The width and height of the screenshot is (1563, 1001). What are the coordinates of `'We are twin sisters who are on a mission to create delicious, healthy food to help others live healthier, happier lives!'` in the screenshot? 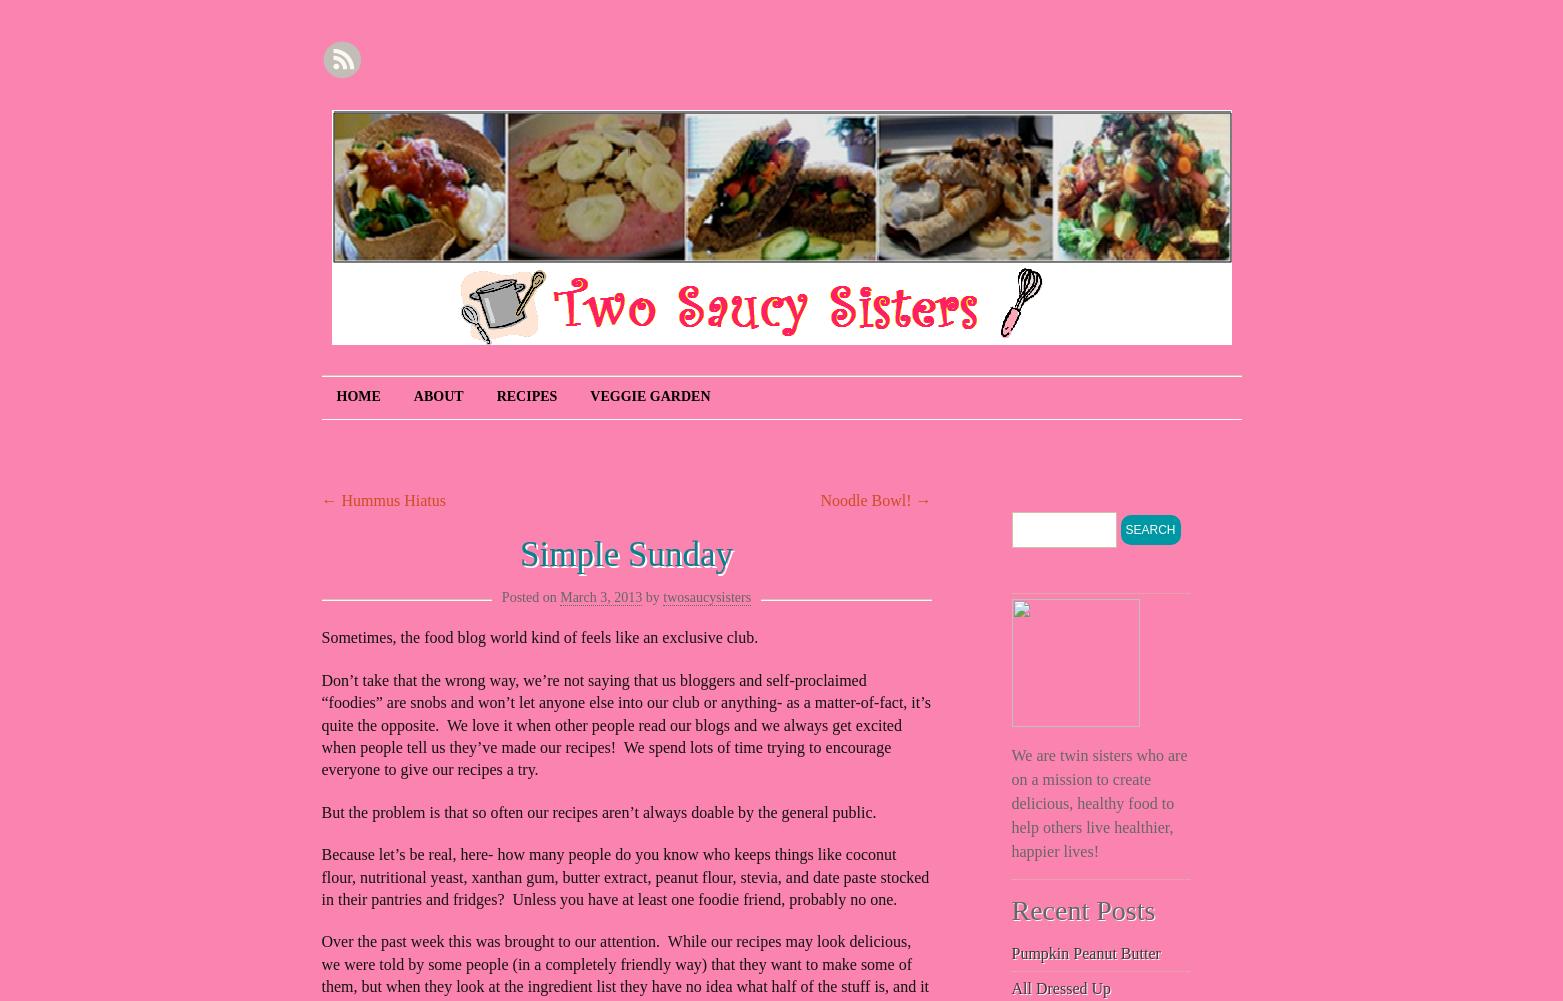 It's located at (1097, 802).